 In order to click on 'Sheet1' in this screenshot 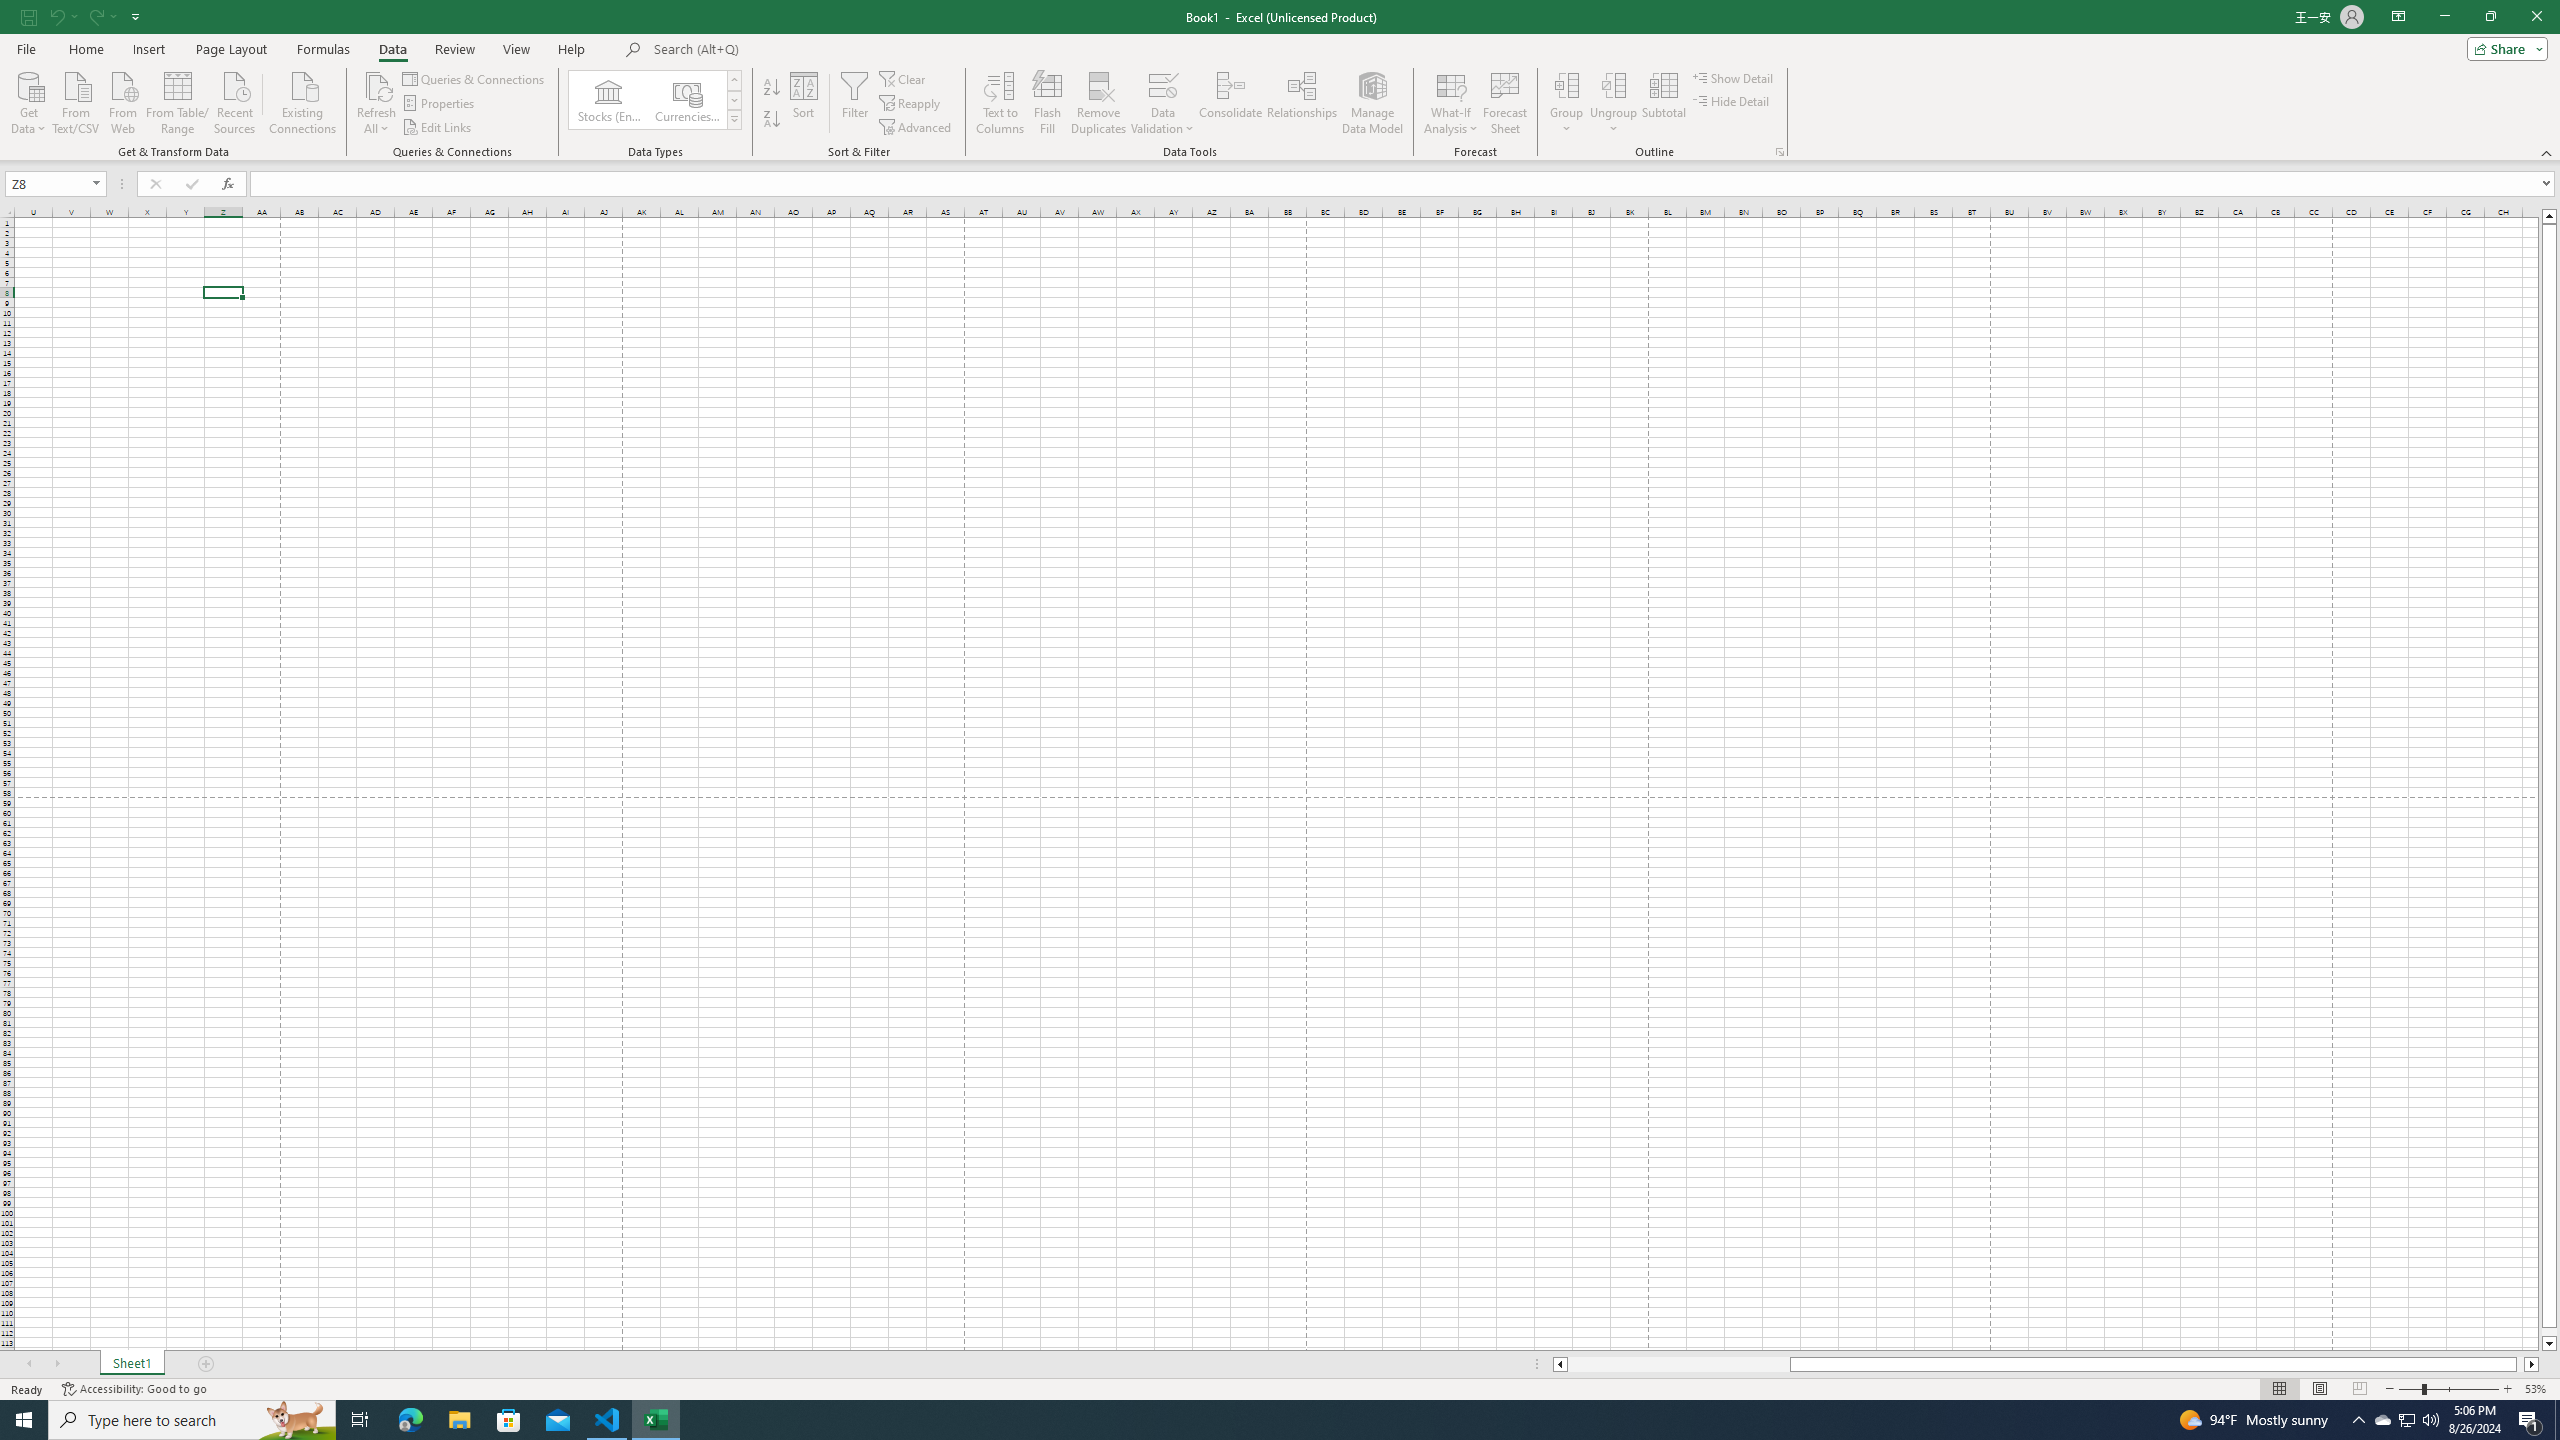, I will do `click(130, 1363)`.